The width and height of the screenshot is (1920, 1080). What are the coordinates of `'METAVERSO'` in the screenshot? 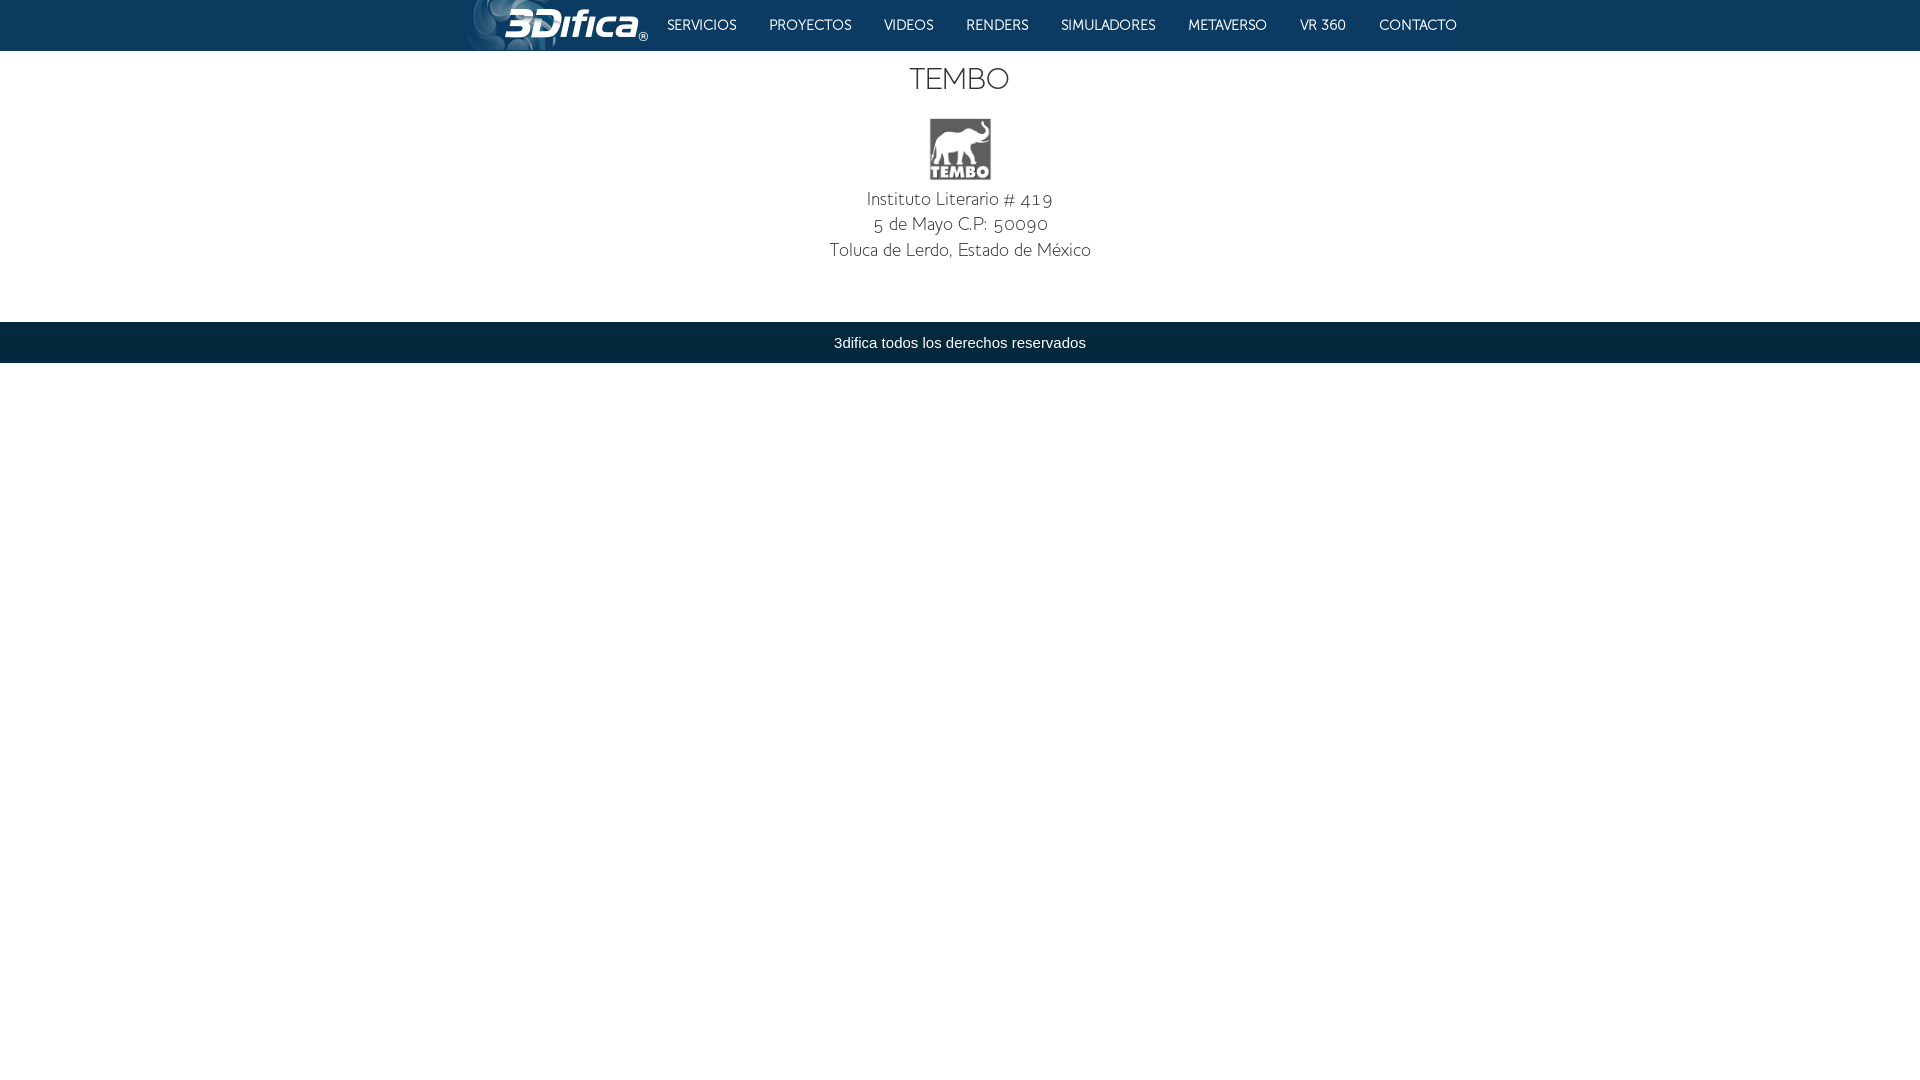 It's located at (1188, 26).